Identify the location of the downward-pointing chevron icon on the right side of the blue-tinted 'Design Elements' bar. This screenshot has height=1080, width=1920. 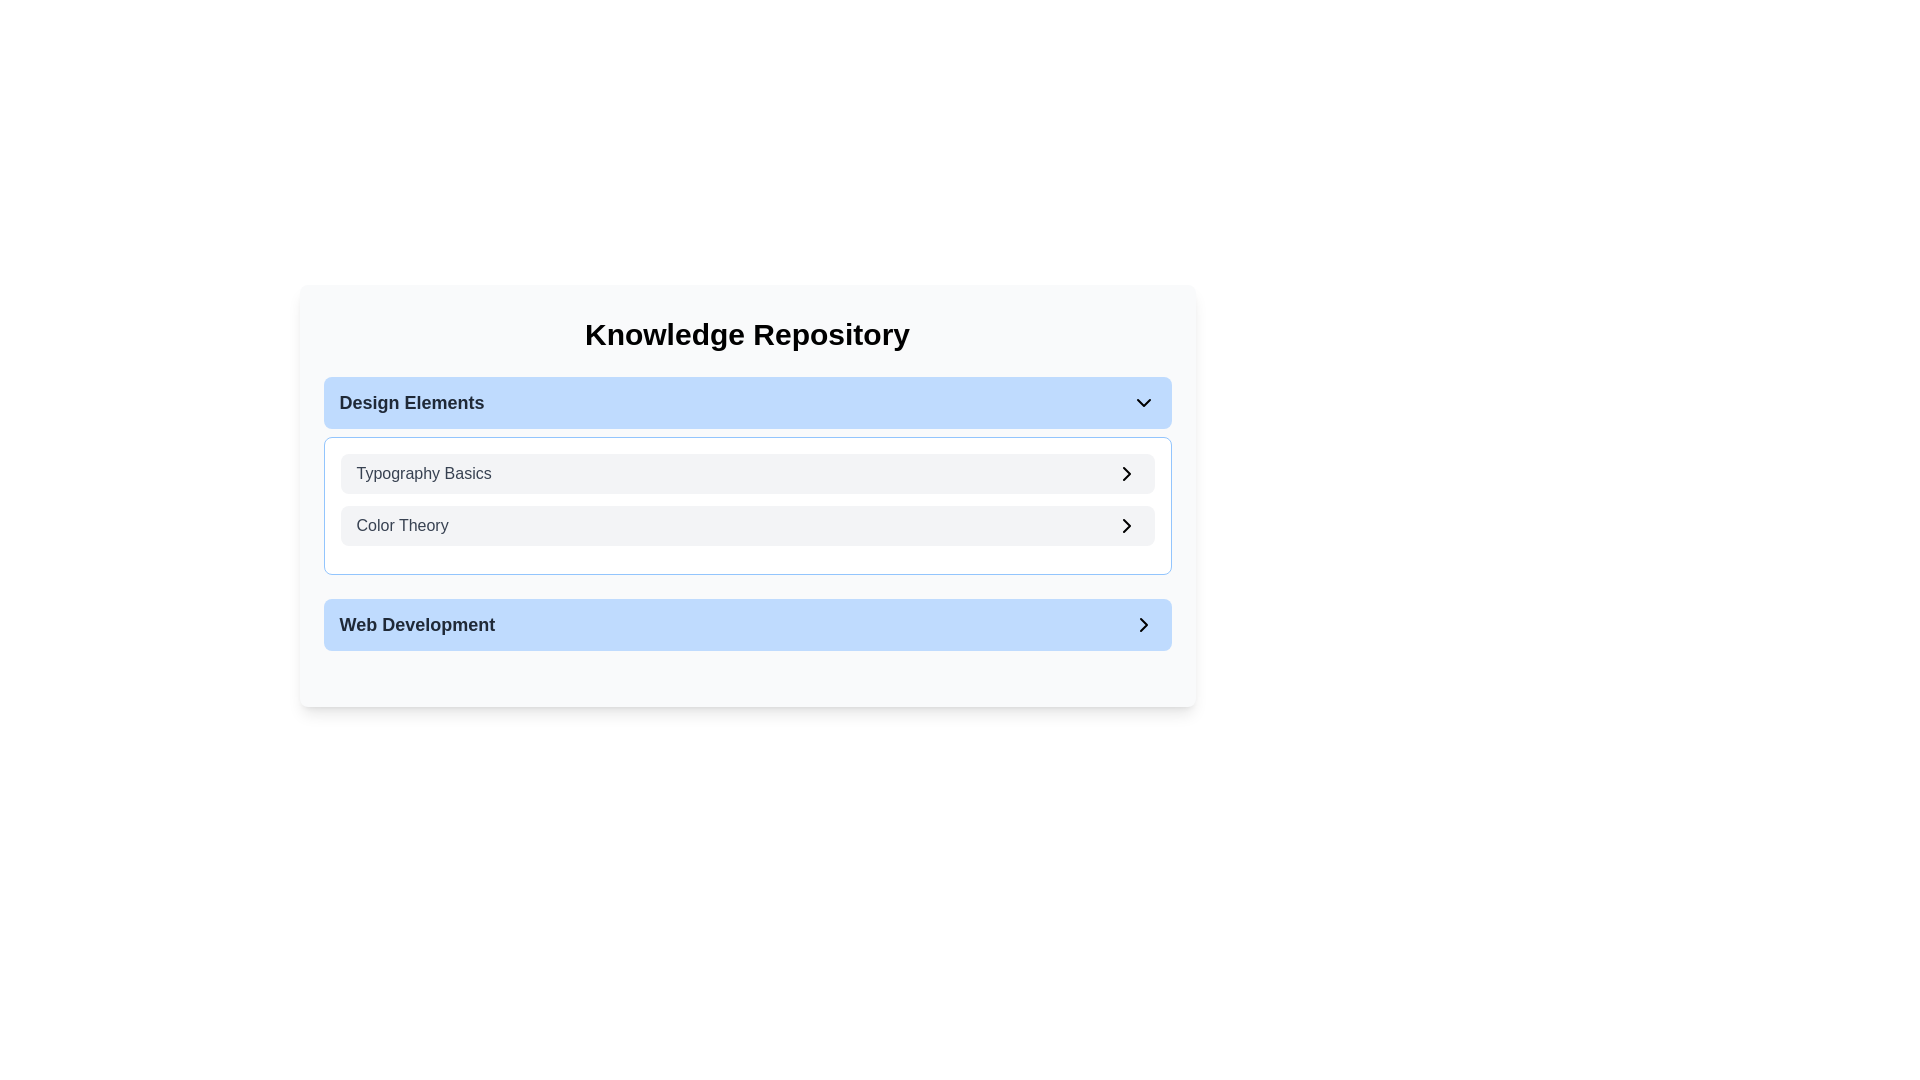
(1143, 402).